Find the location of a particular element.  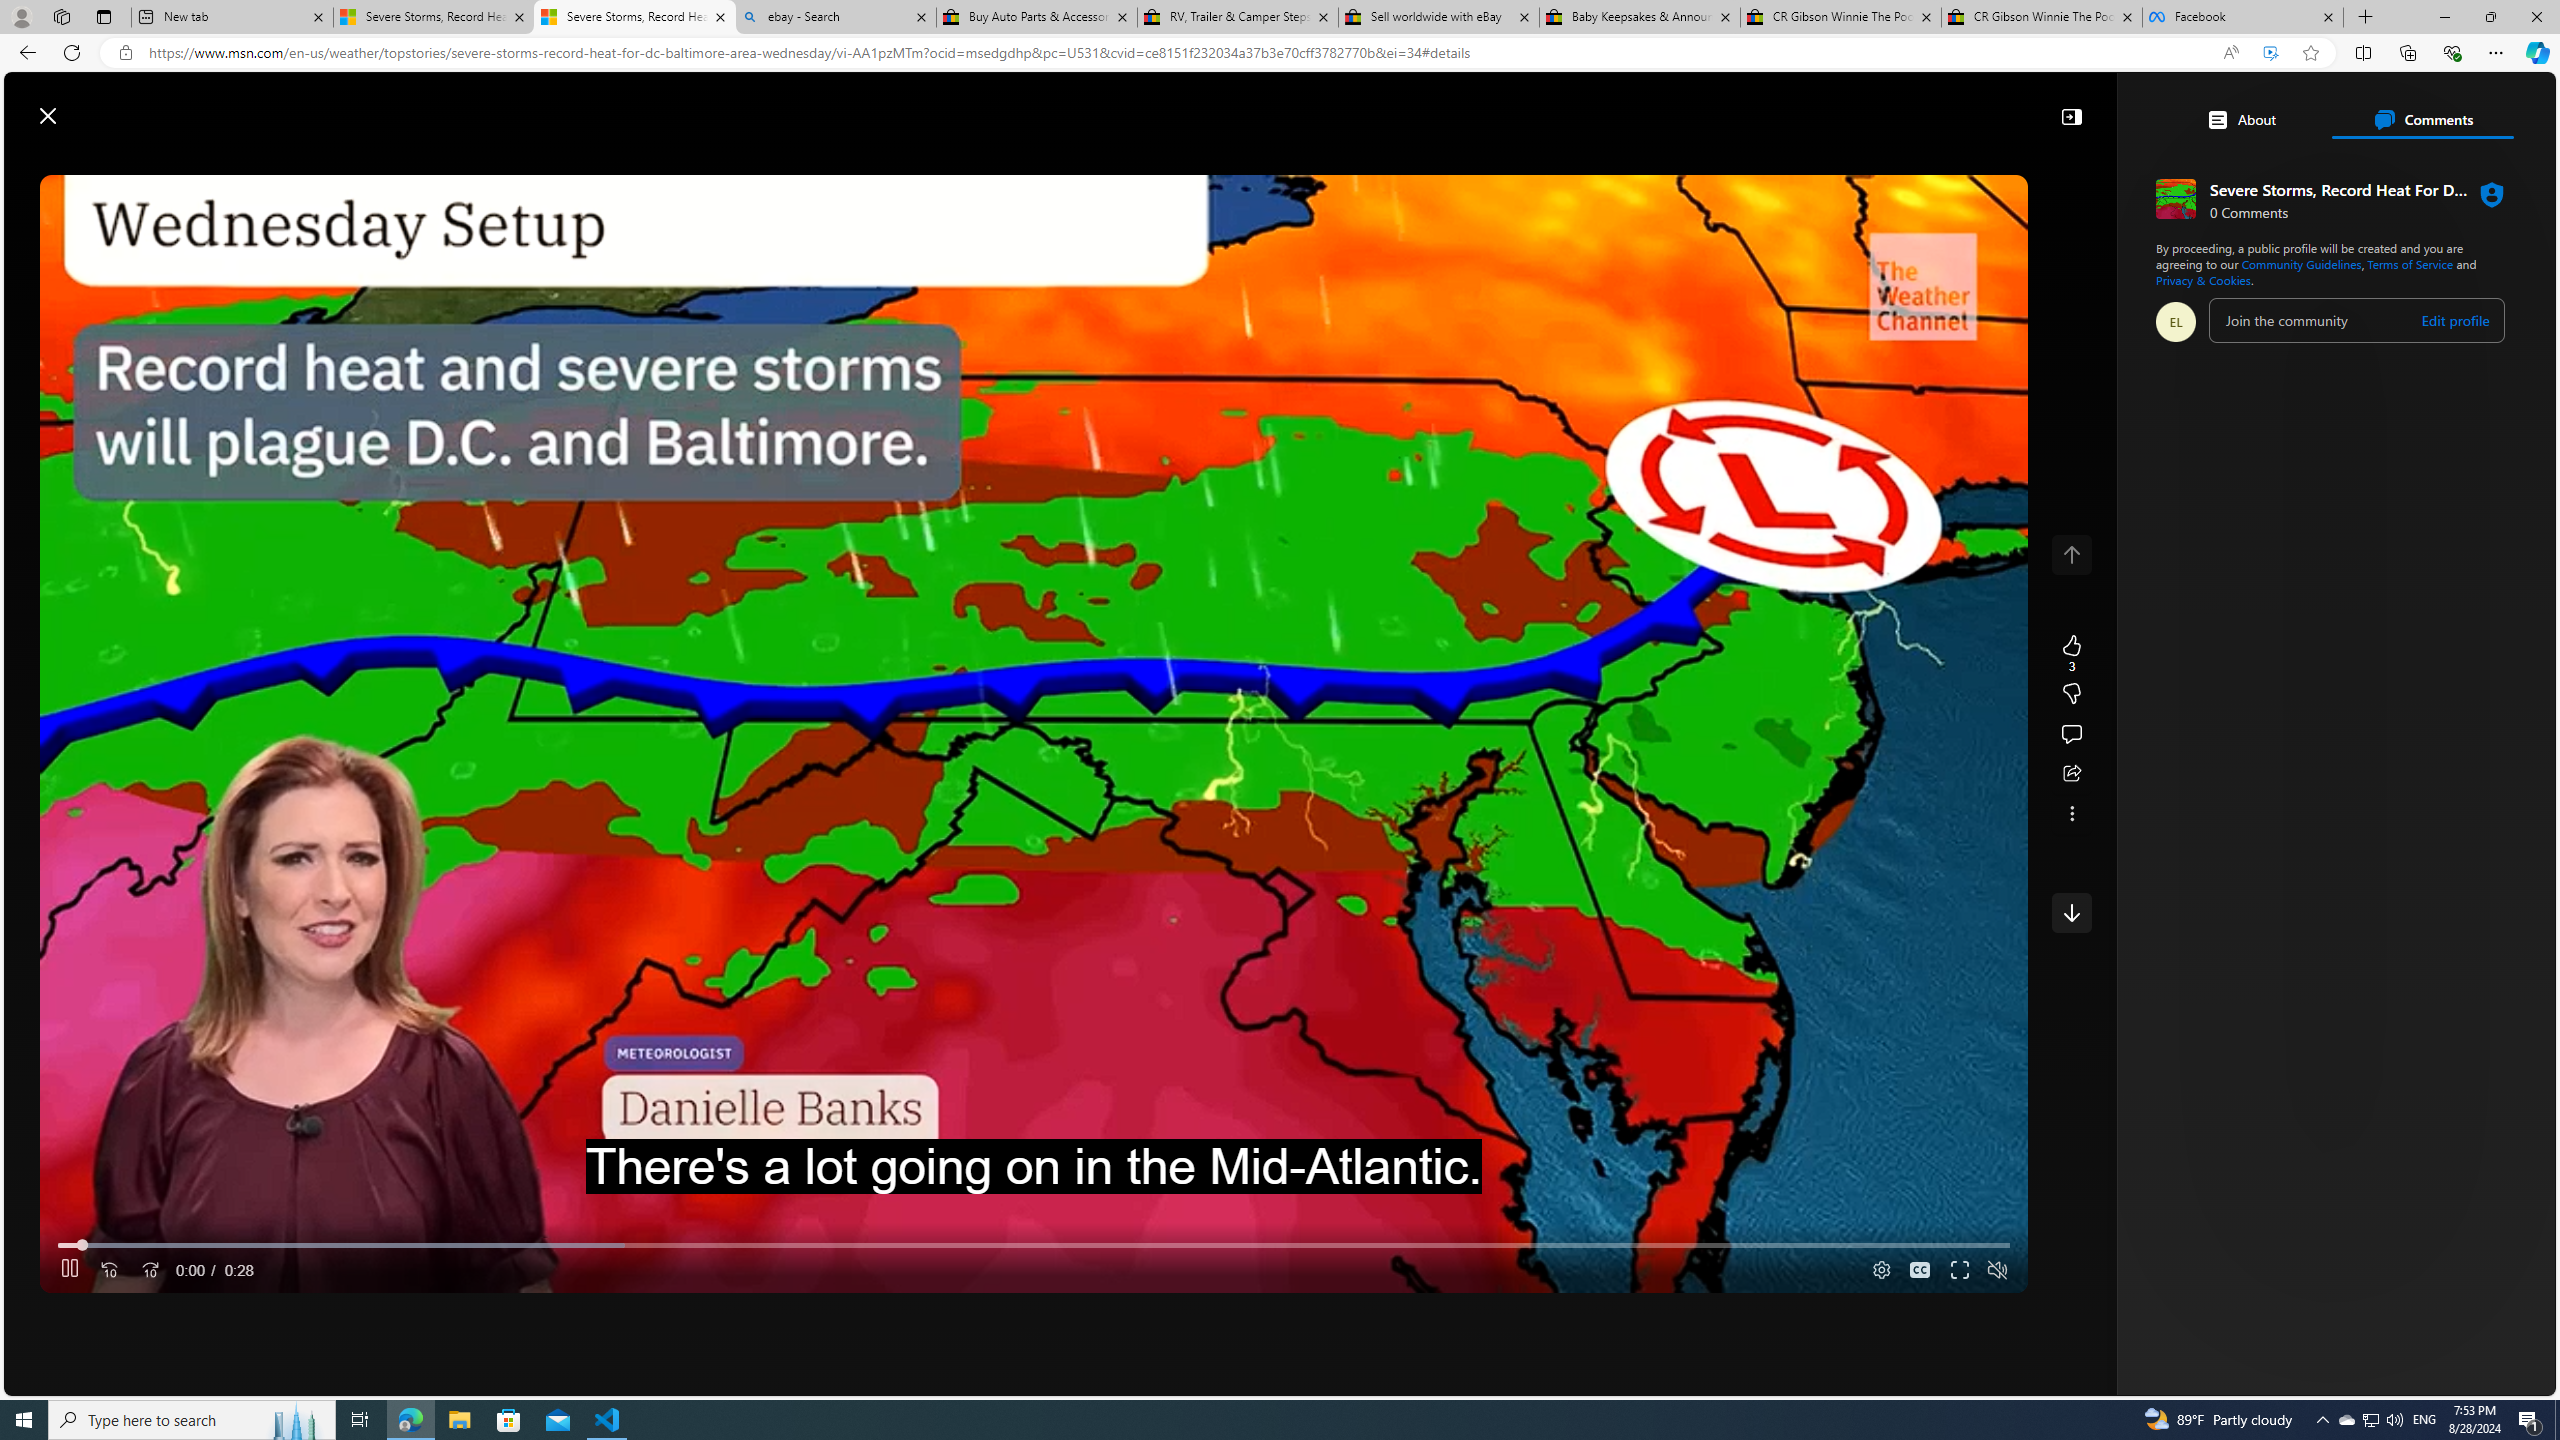

'Pause' is located at coordinates (69, 1271).